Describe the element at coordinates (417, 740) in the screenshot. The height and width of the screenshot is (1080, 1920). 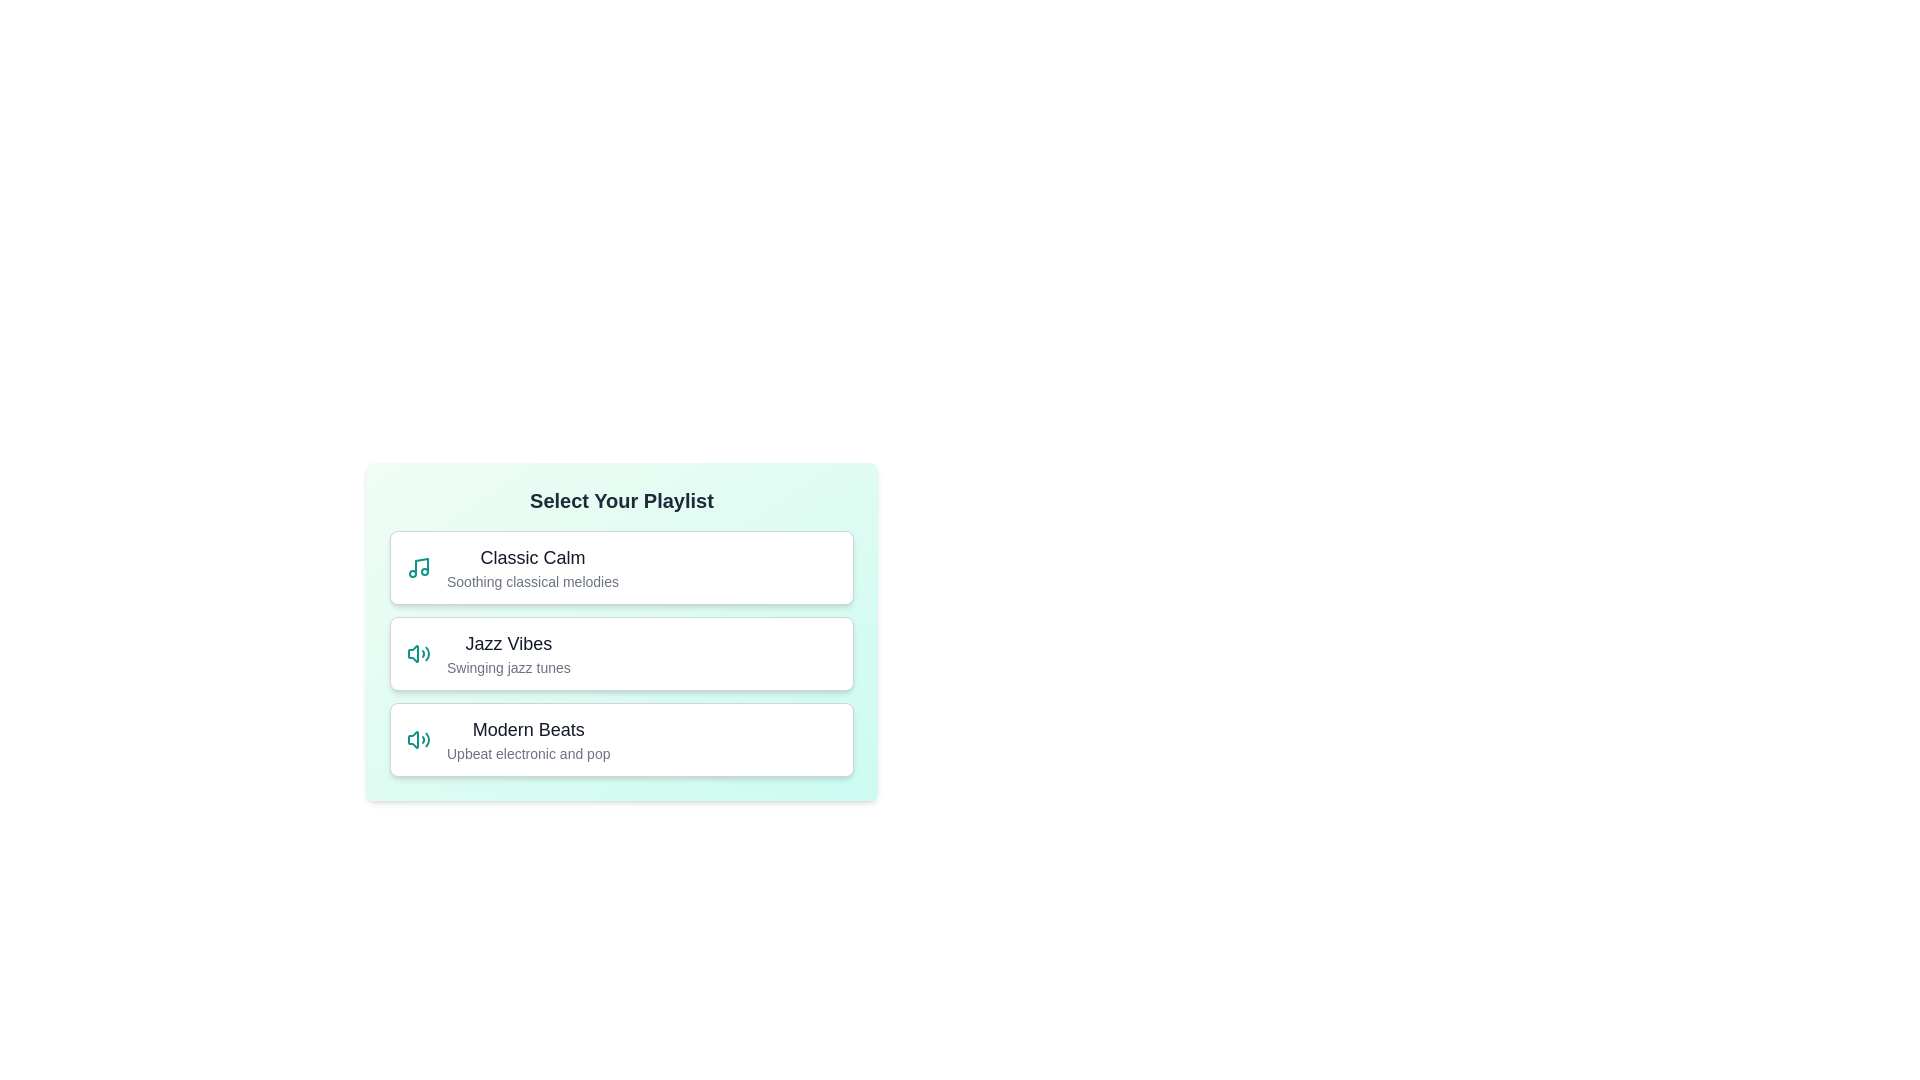
I see `the decorative icon on the left side of the 'Modern Beats' playlist entry, which signifies the theme of sound or music` at that location.